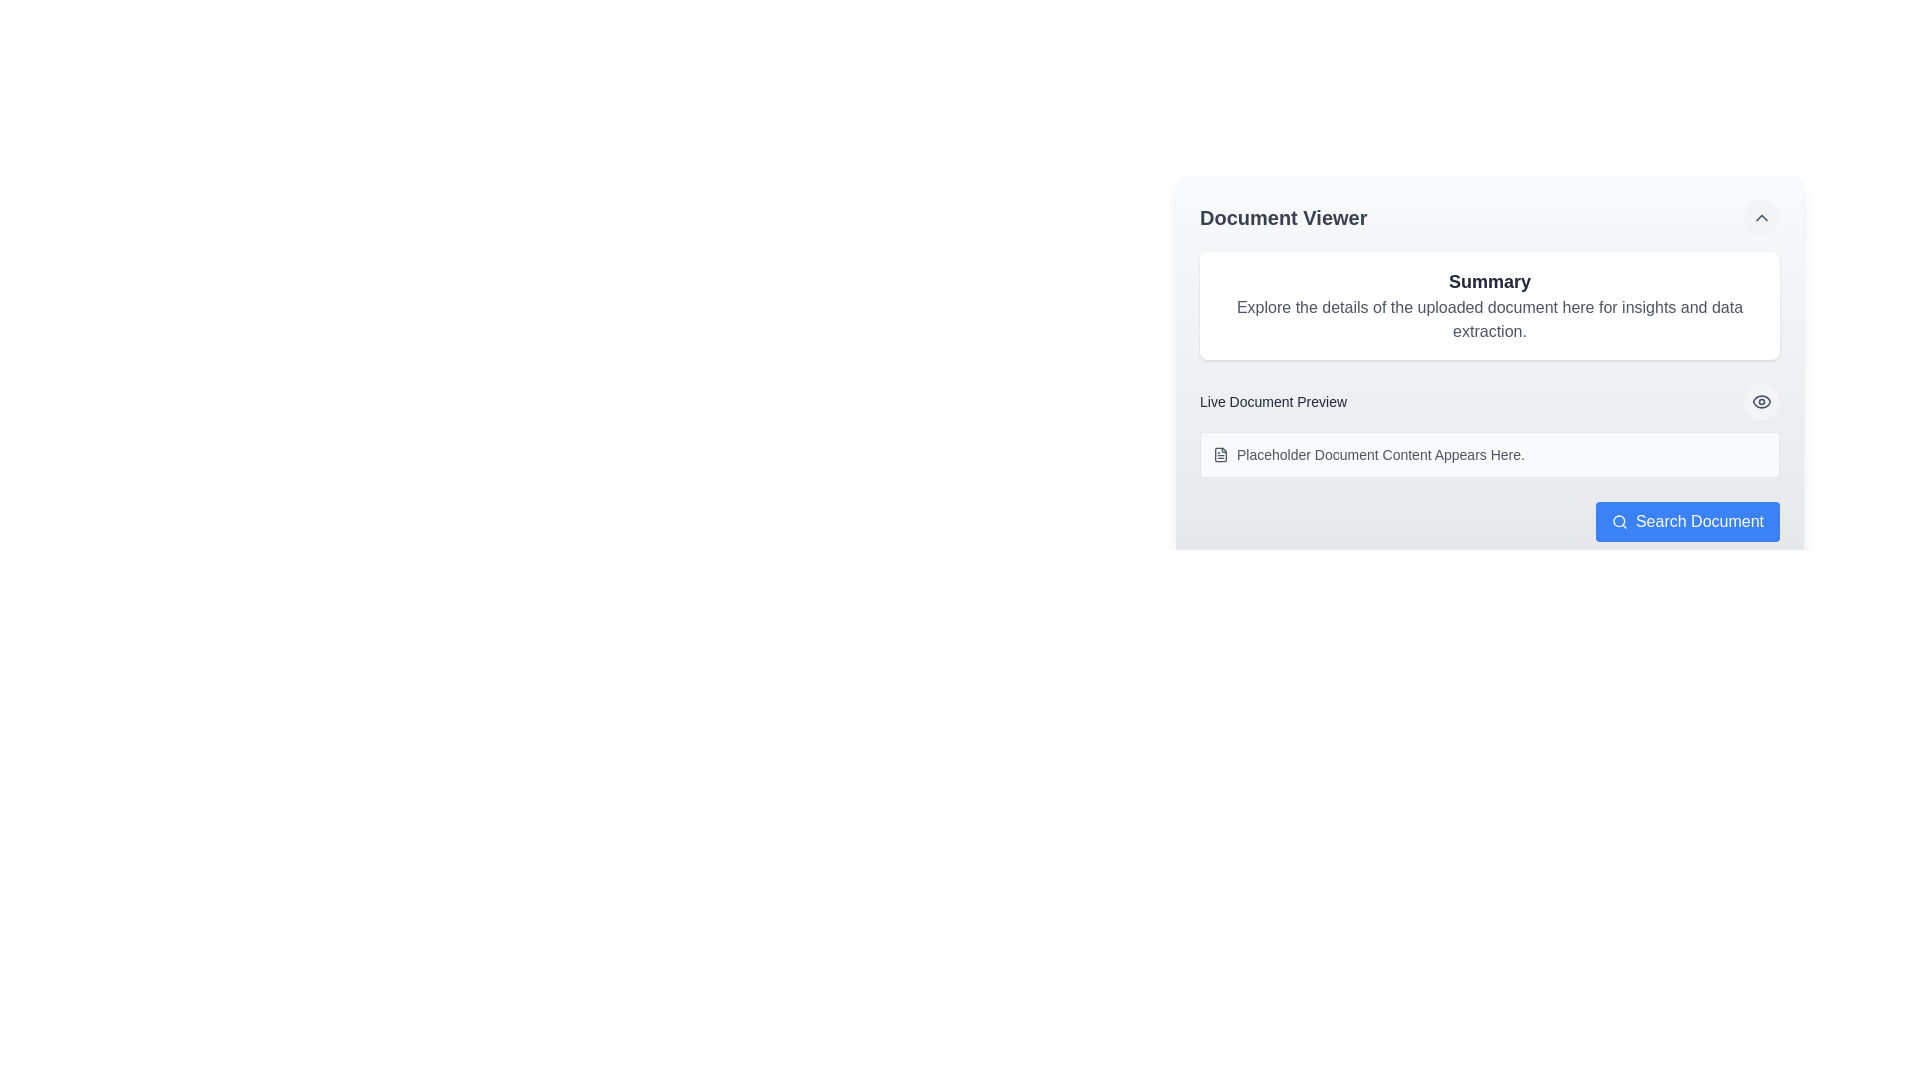  Describe the element at coordinates (1761, 218) in the screenshot. I see `the chevron up icon within the circular gray button located at the top-right corner of the 'Document Viewer' section` at that location.